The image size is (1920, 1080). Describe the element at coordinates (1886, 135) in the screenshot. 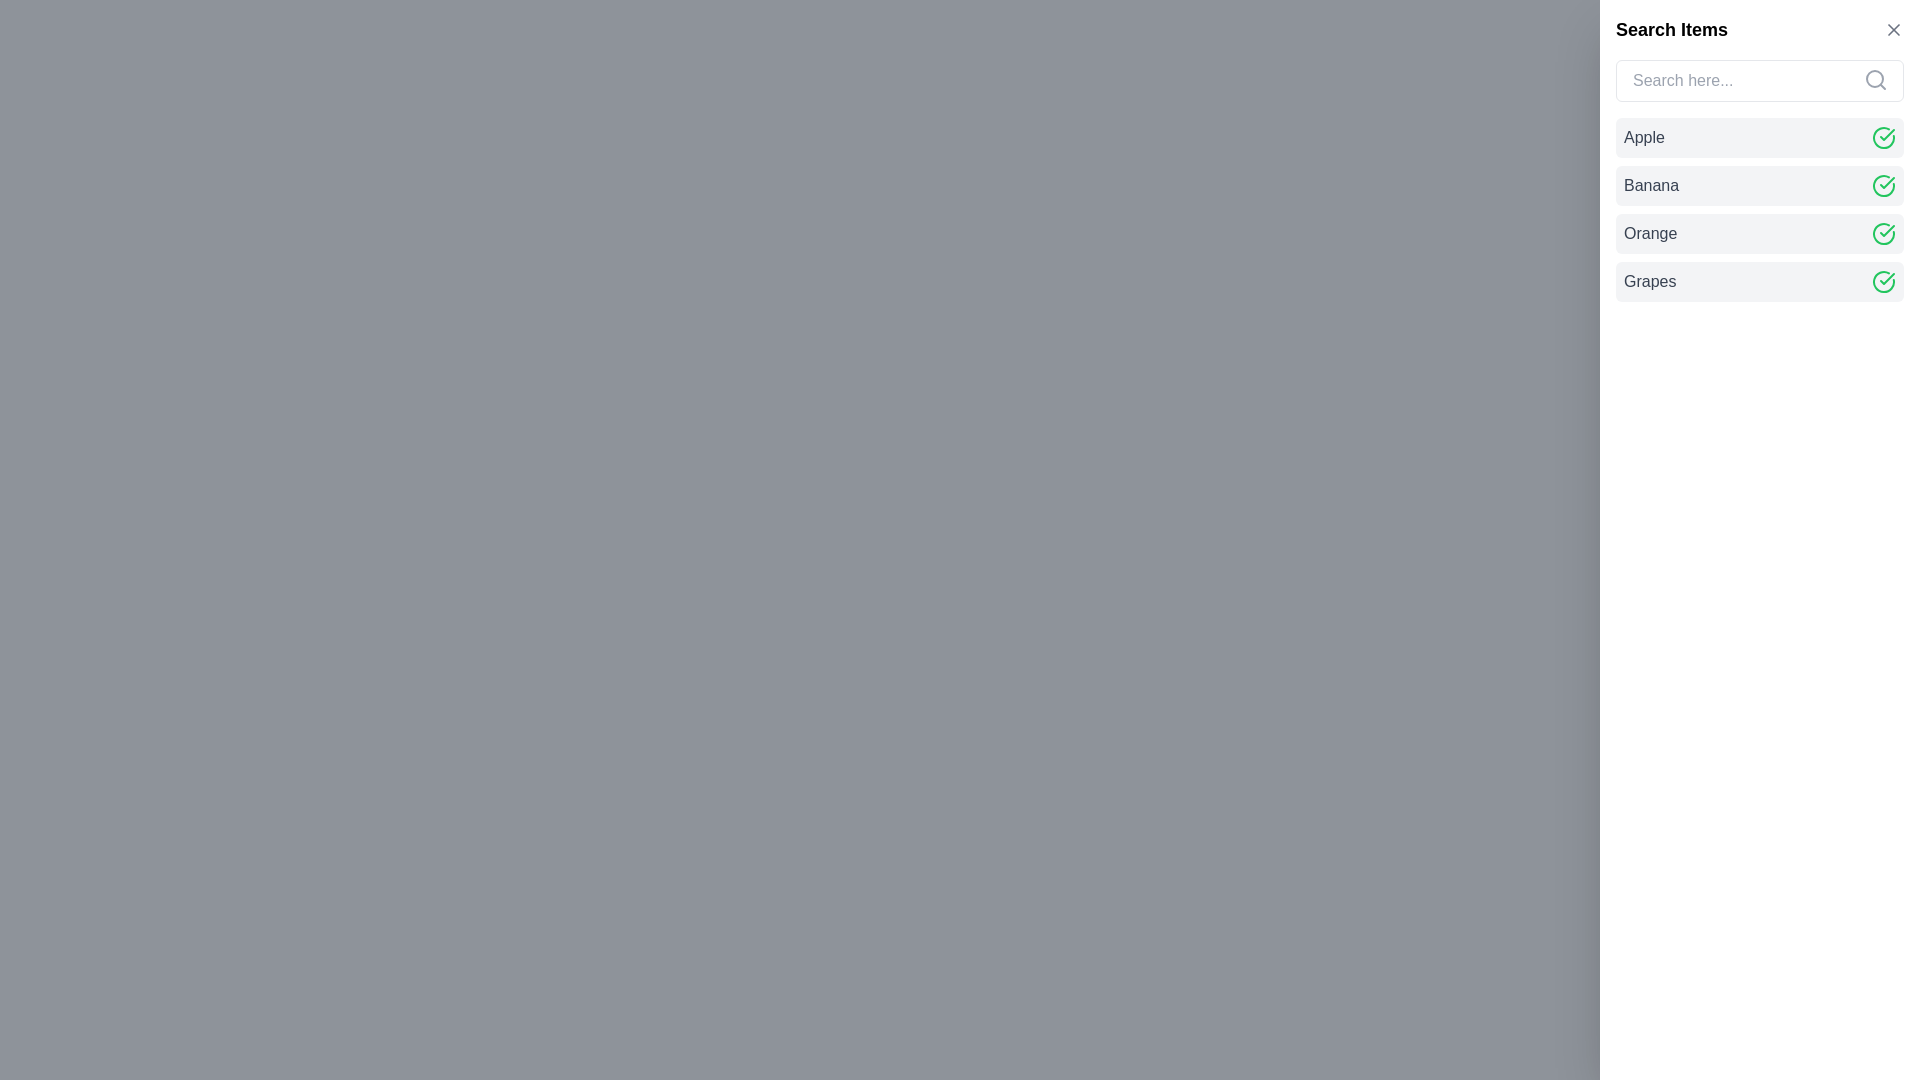

I see `the green check mark icon within the circular outline located next to the text 'Apple' in the 'Search Items' list on the right sidebar` at that location.